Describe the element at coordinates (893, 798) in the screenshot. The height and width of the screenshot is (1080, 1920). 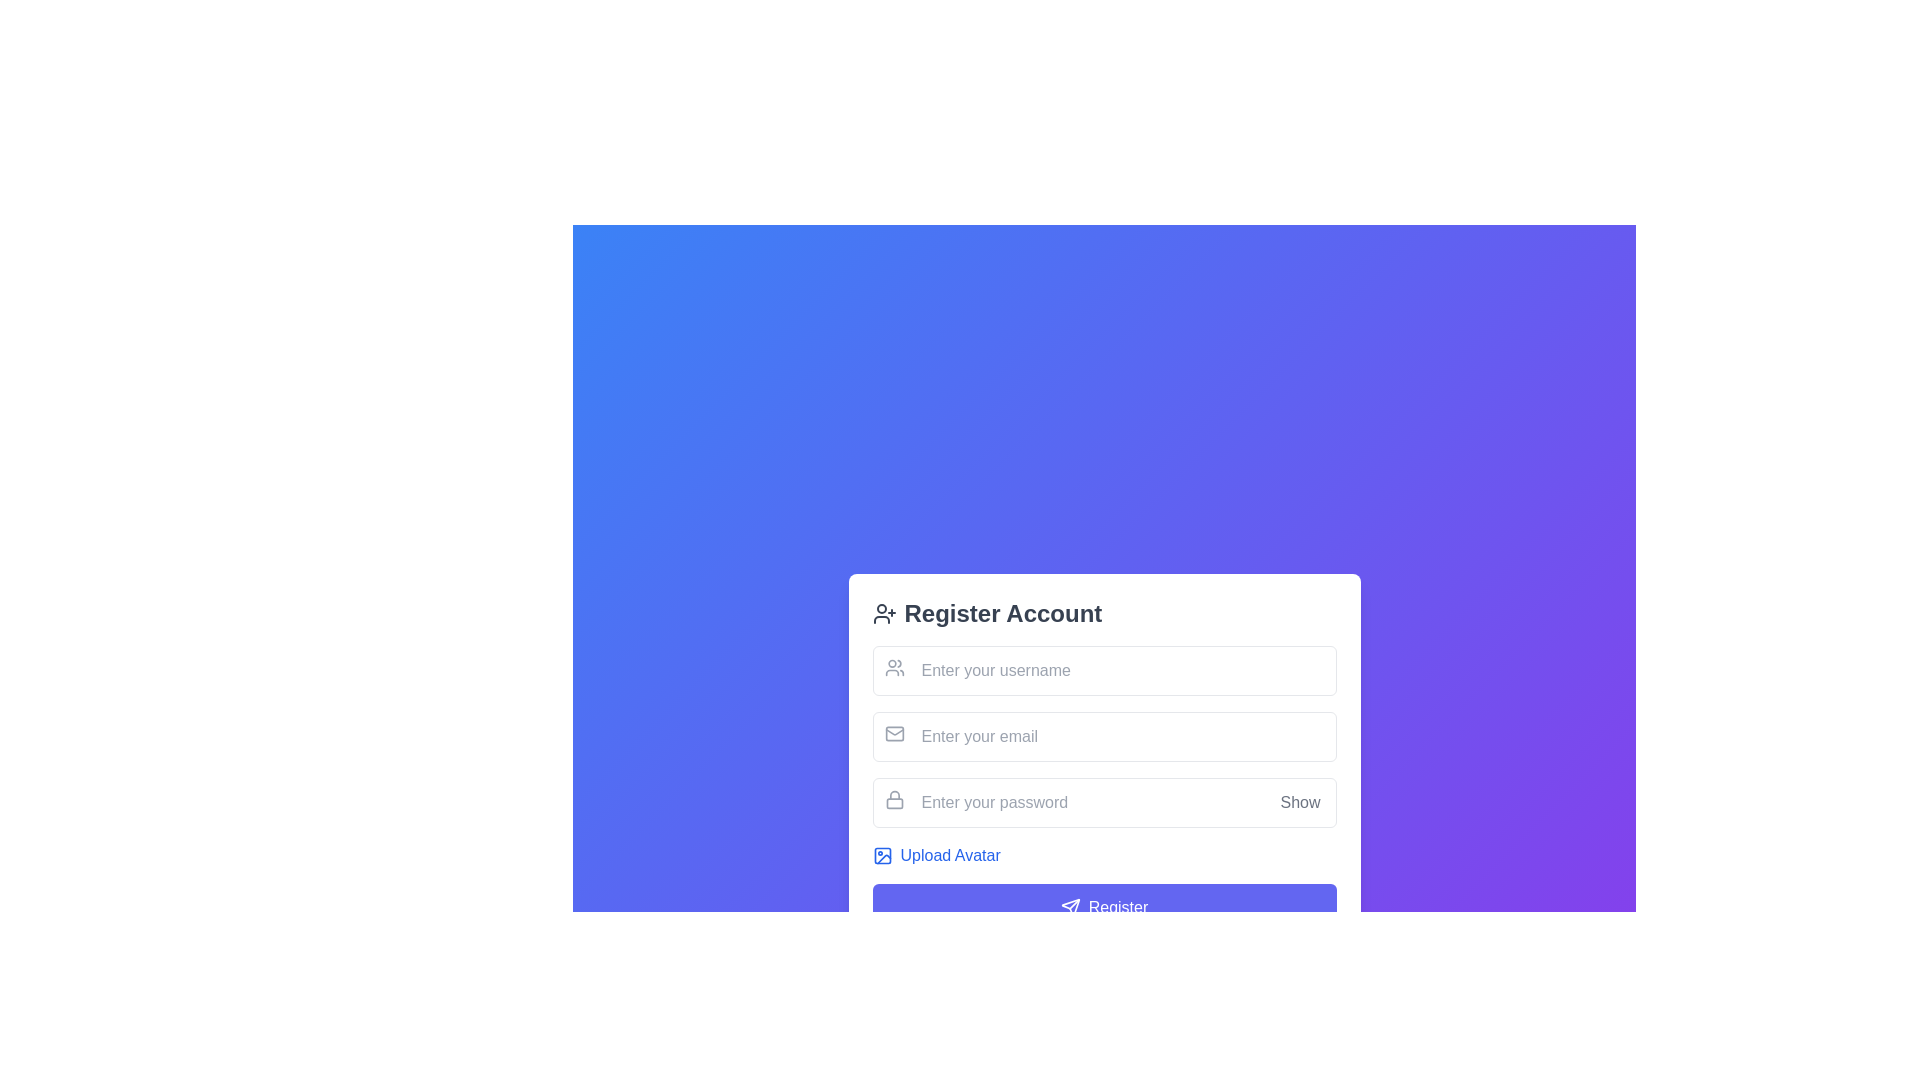
I see `the lock icon located to the left of the password input field, which visually indicates security functionality` at that location.